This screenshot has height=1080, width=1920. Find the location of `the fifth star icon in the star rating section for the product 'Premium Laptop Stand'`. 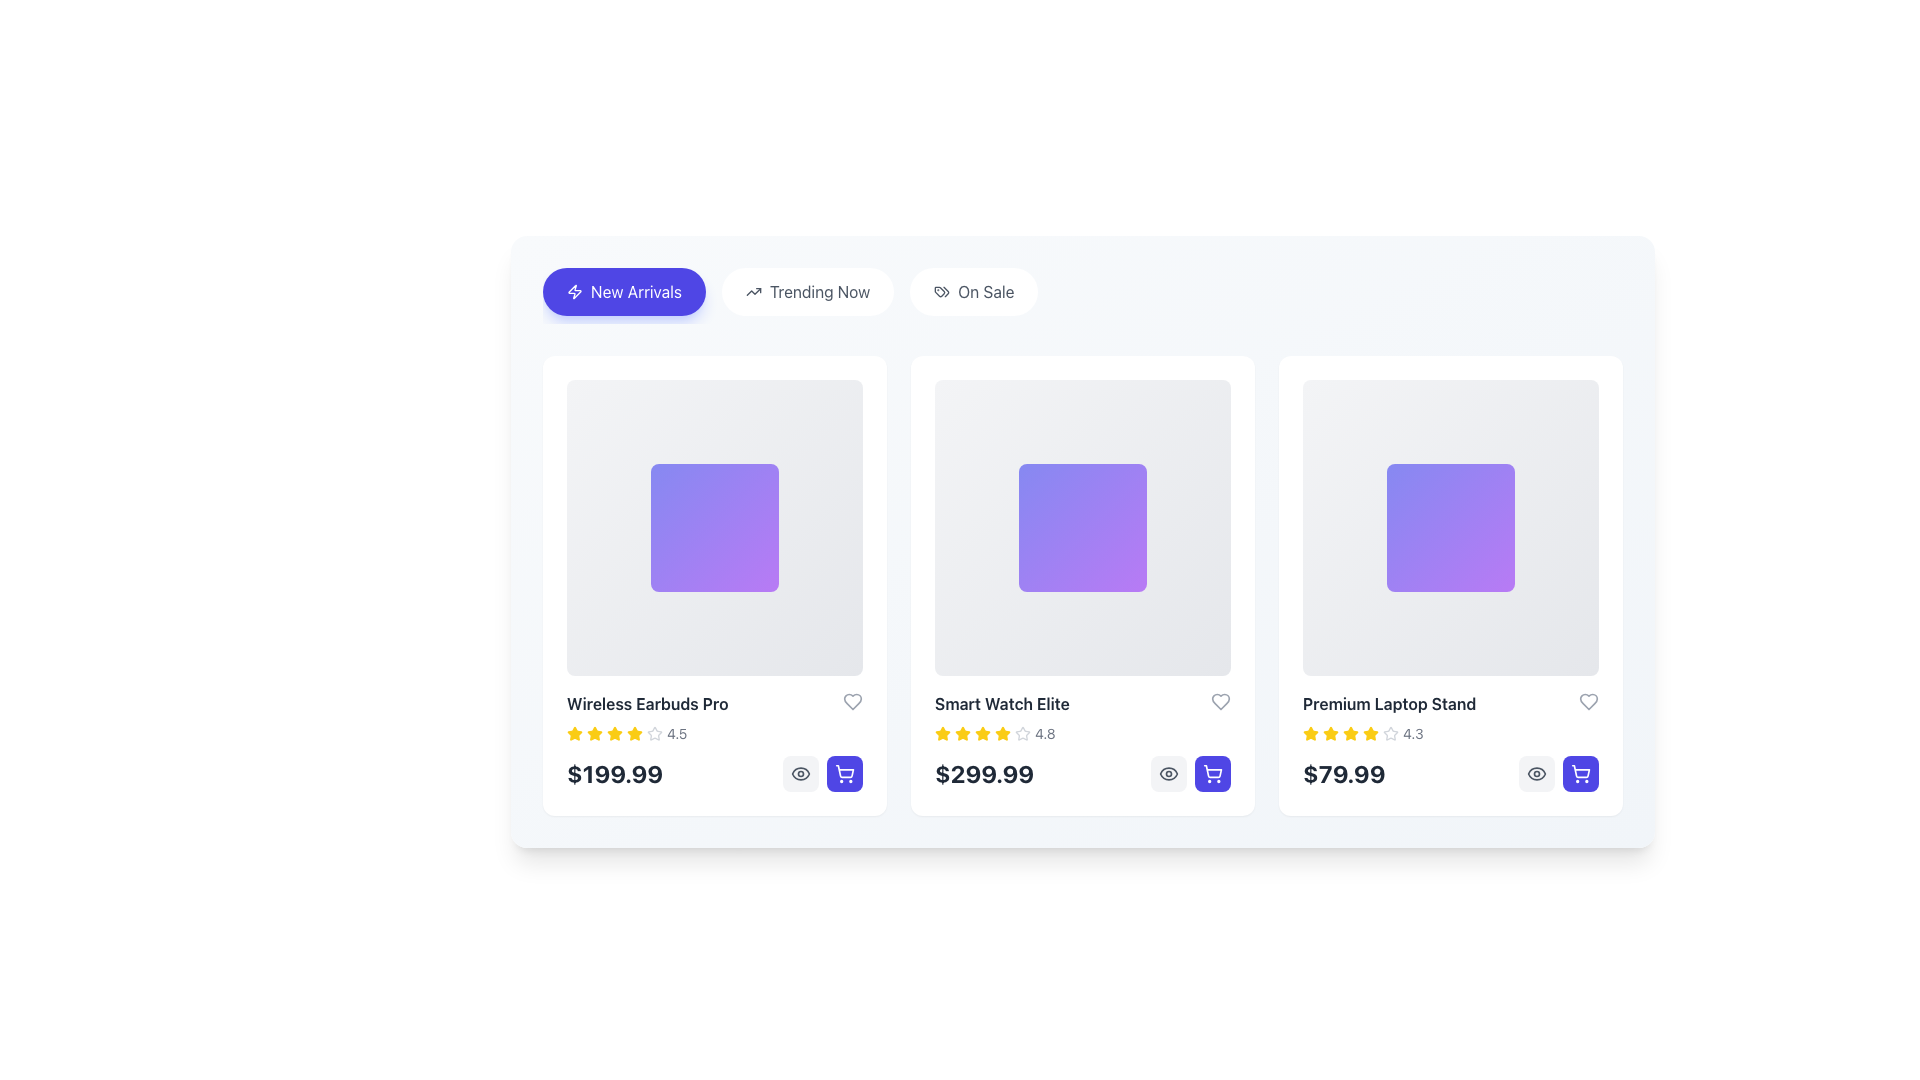

the fifth star icon in the star rating section for the product 'Premium Laptop Stand' is located at coordinates (1370, 733).